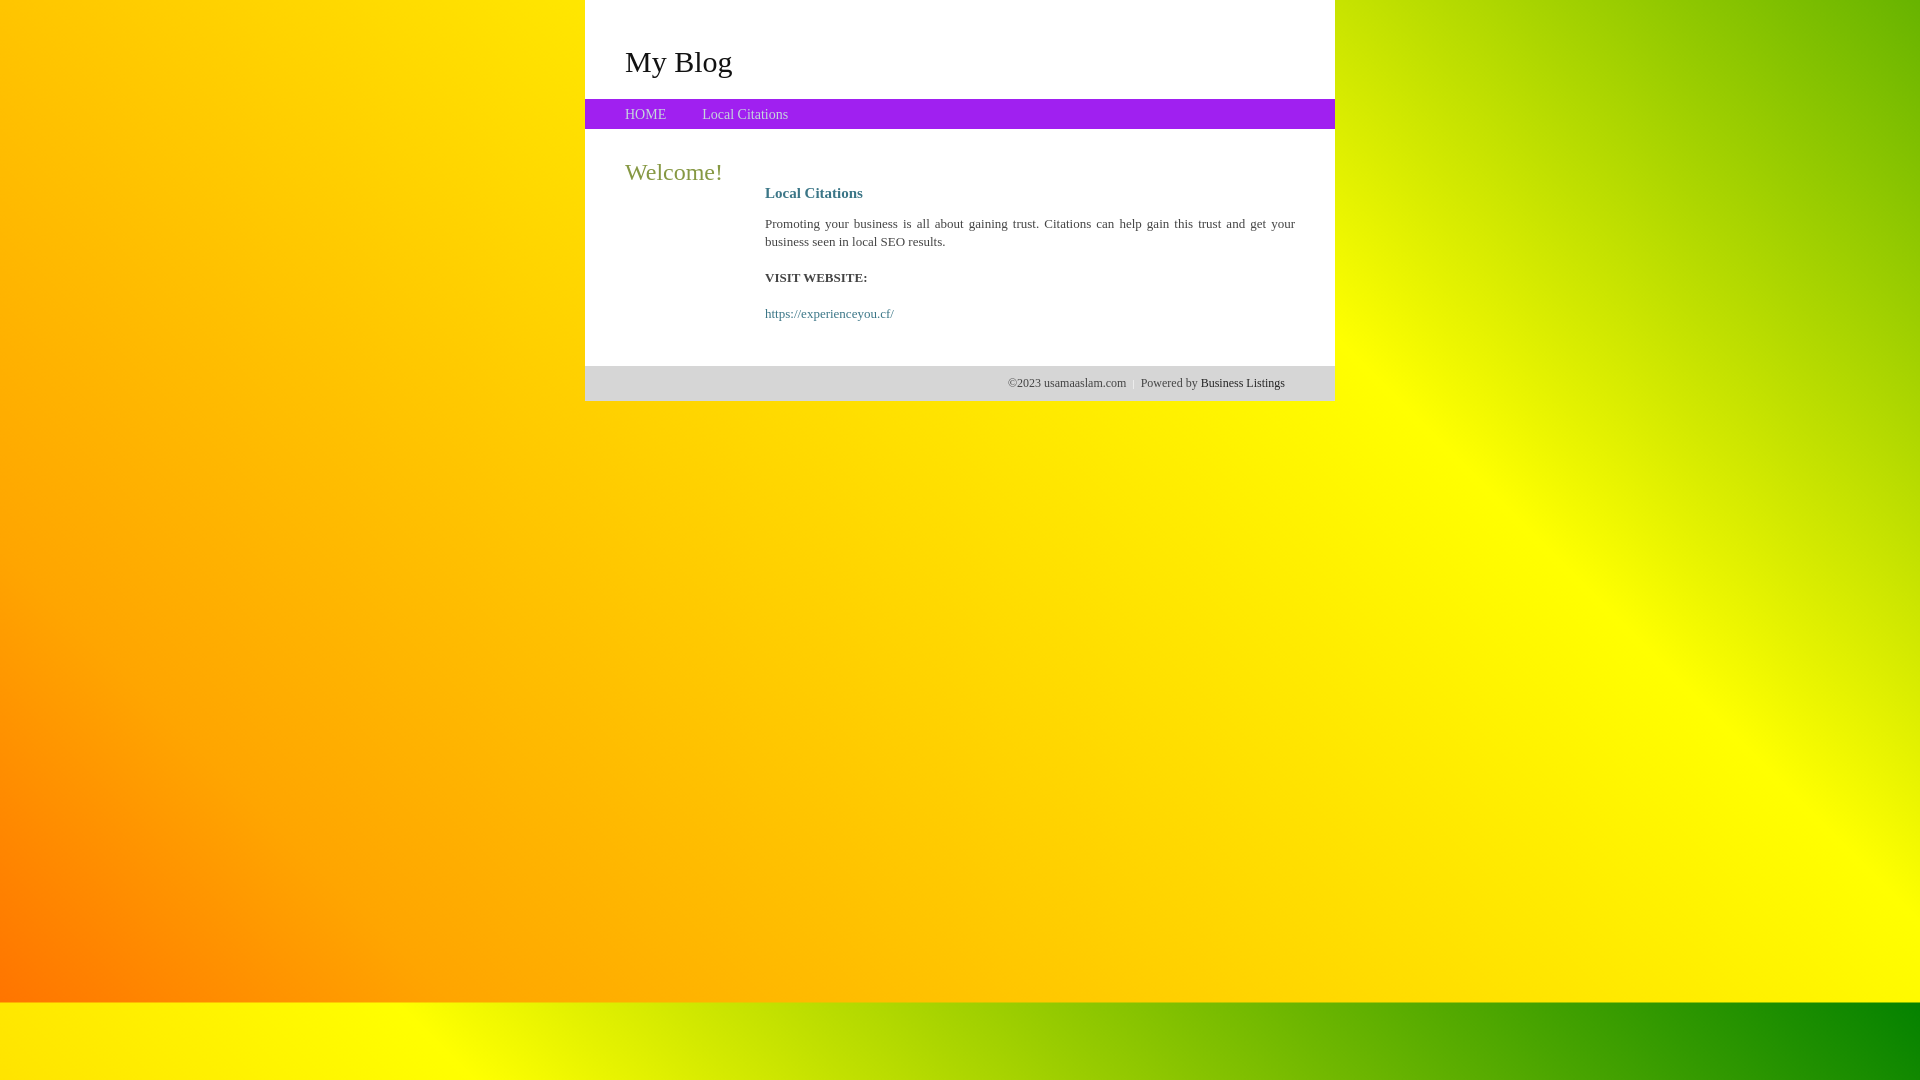 The height and width of the screenshot is (1080, 1920). What do you see at coordinates (743, 114) in the screenshot?
I see `'Local Citations'` at bounding box center [743, 114].